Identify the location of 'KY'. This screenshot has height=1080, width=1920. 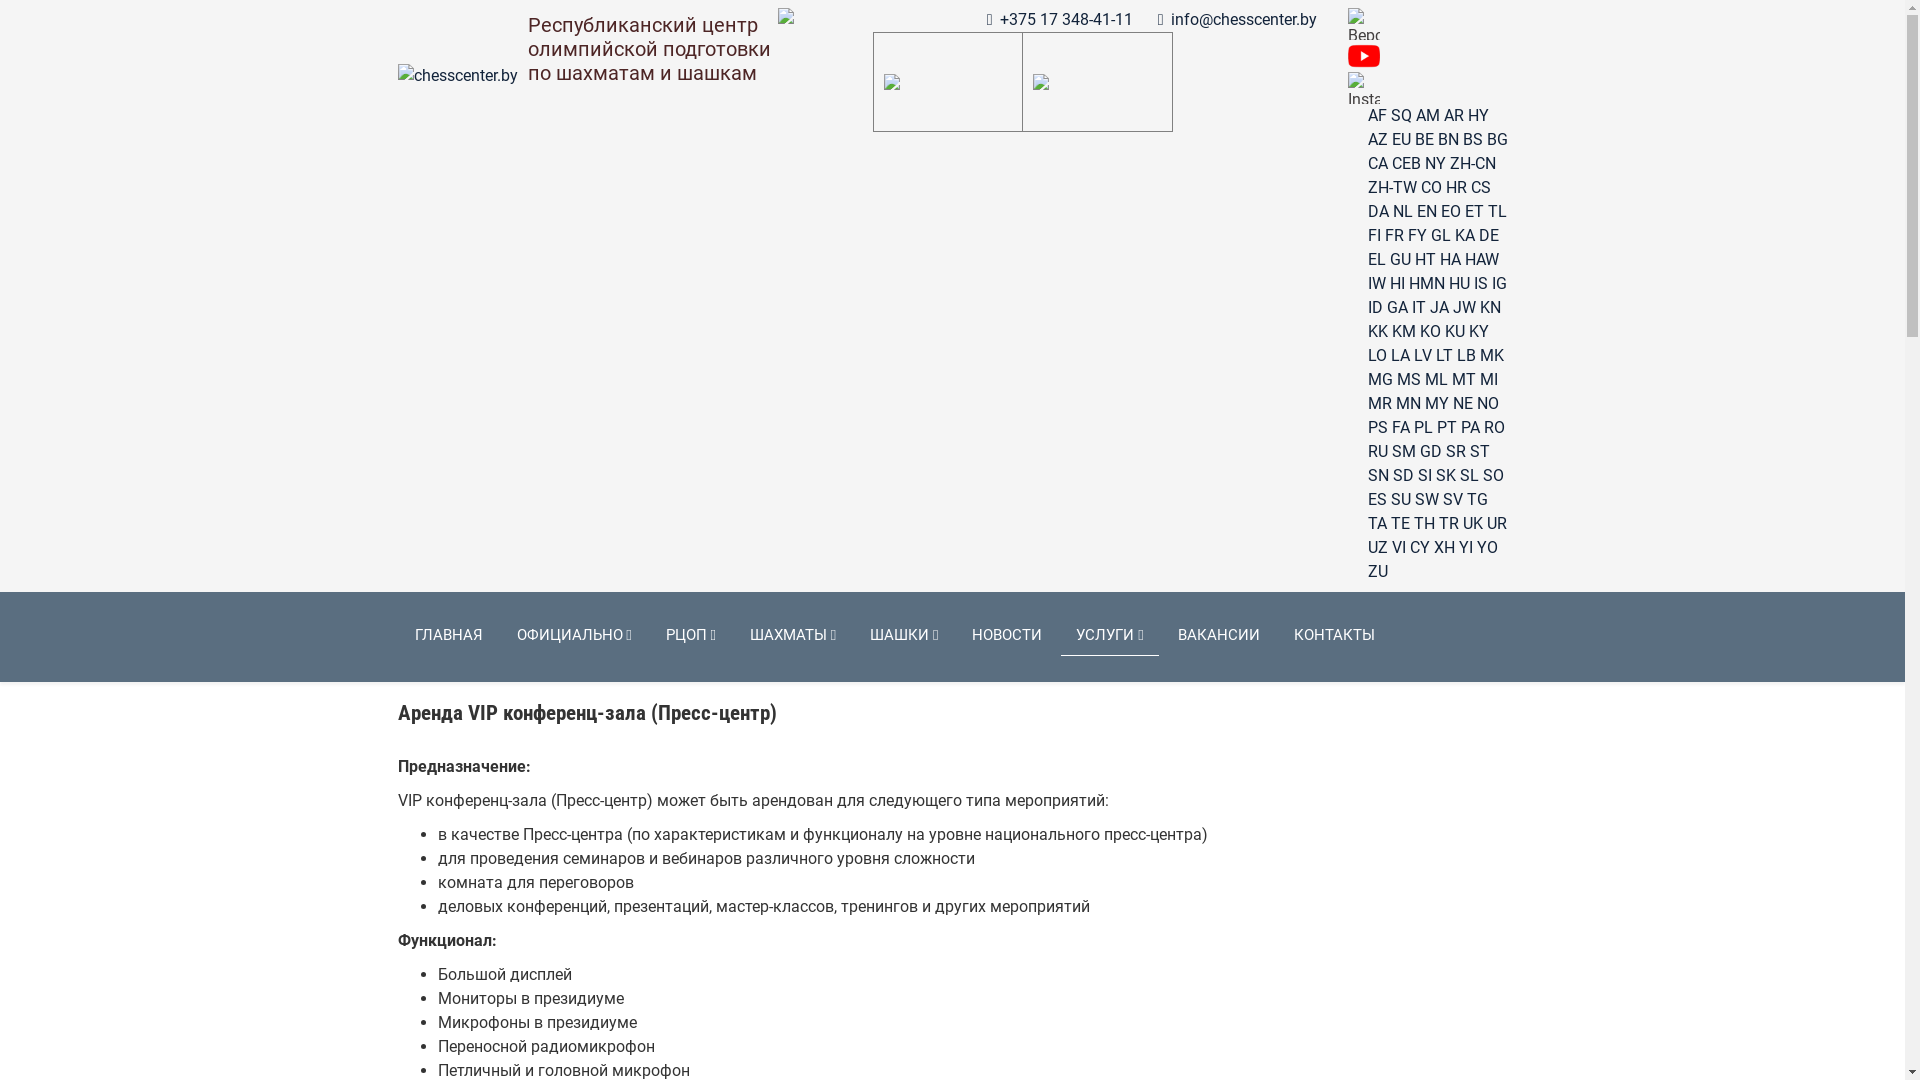
(1478, 330).